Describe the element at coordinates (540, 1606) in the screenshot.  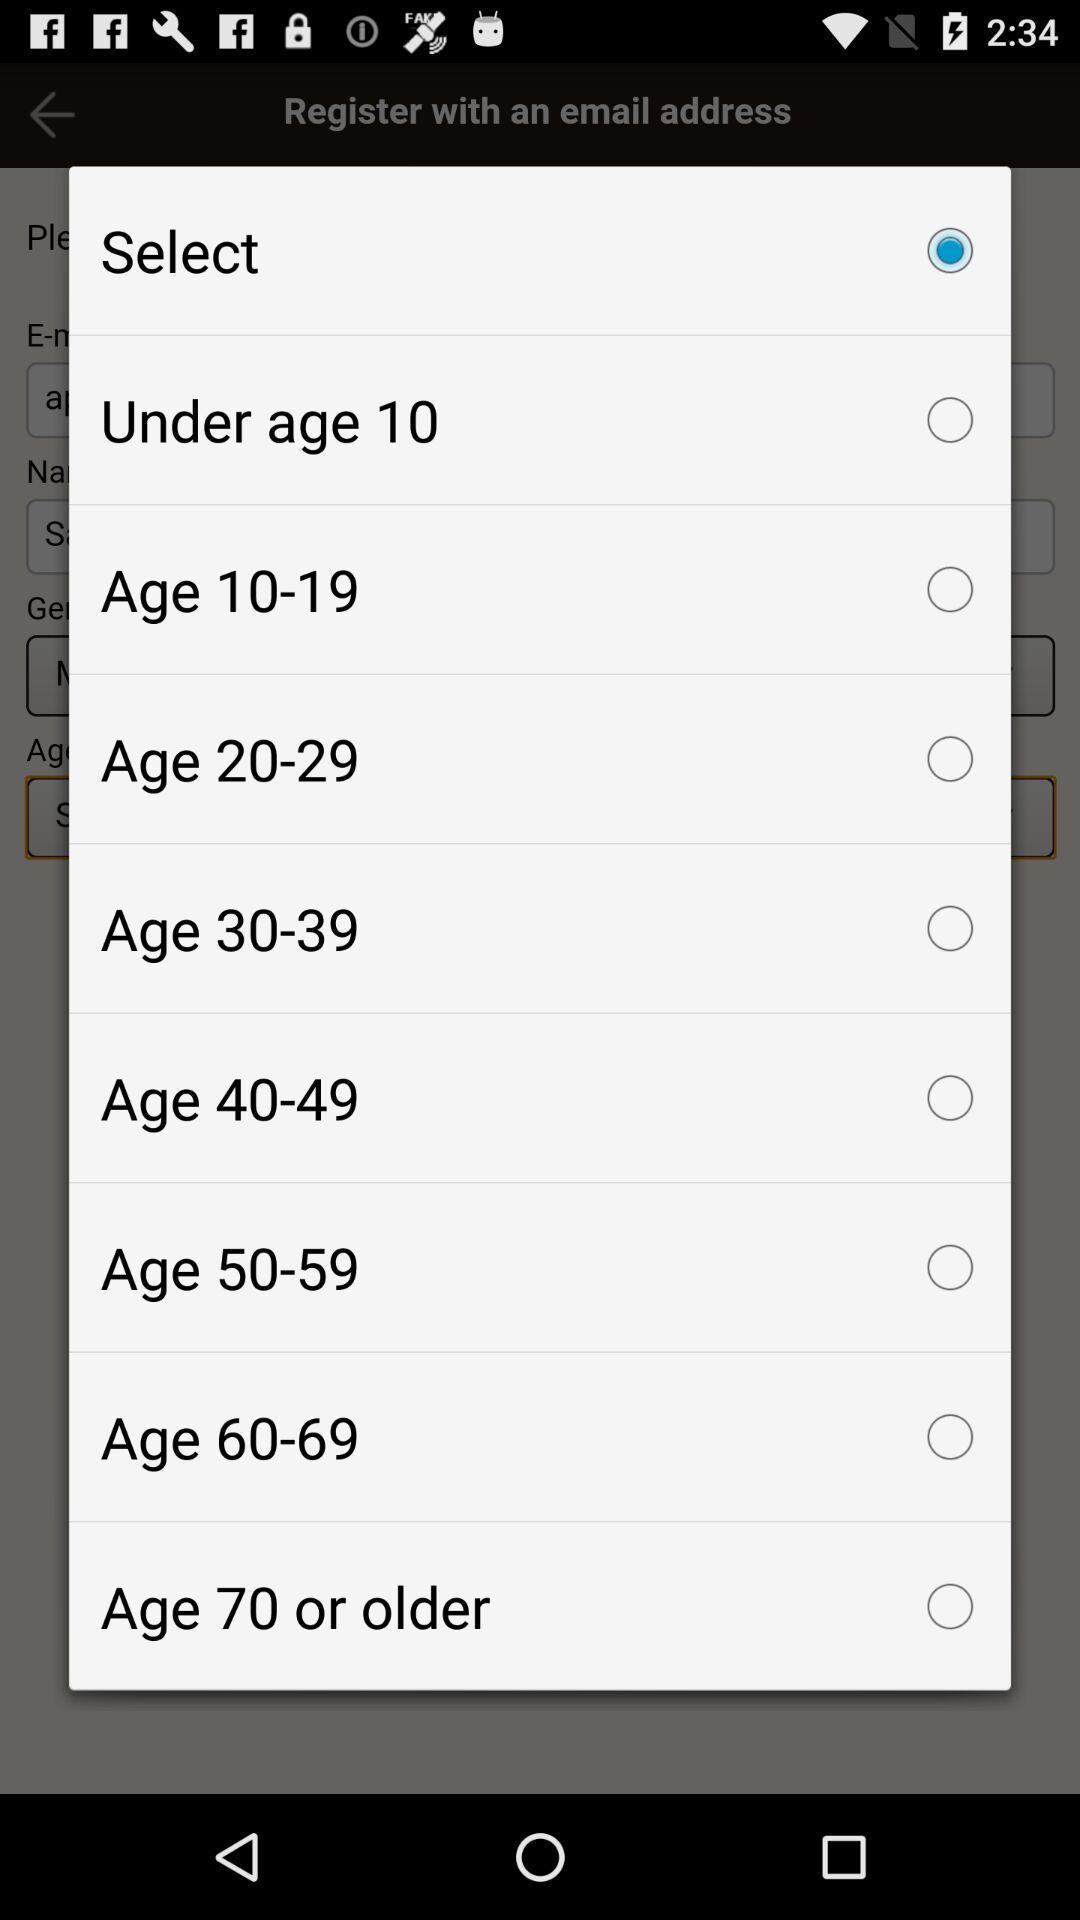
I see `age 70 or icon` at that location.